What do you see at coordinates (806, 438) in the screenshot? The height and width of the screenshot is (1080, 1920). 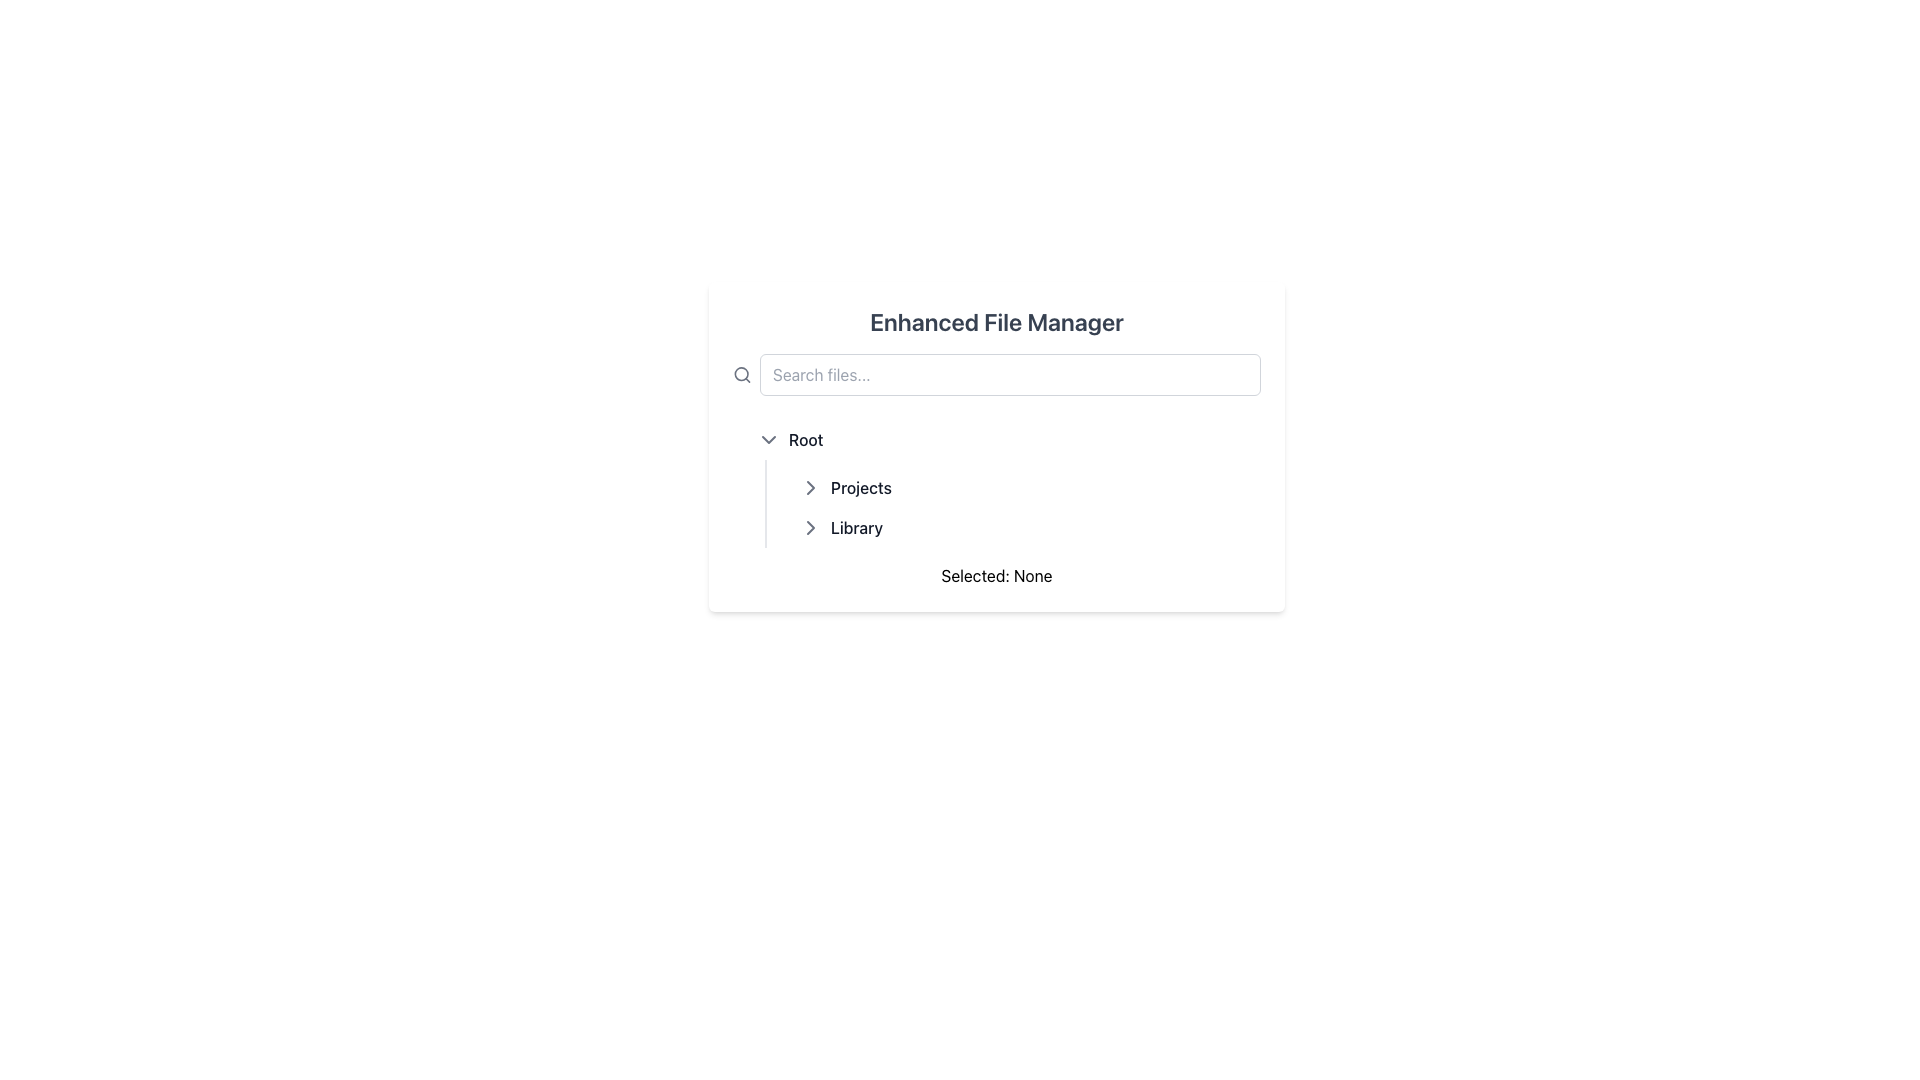 I see `the text label displaying 'Root' which is part of a collapsible menu, located in the sidebar of the interface` at bounding box center [806, 438].